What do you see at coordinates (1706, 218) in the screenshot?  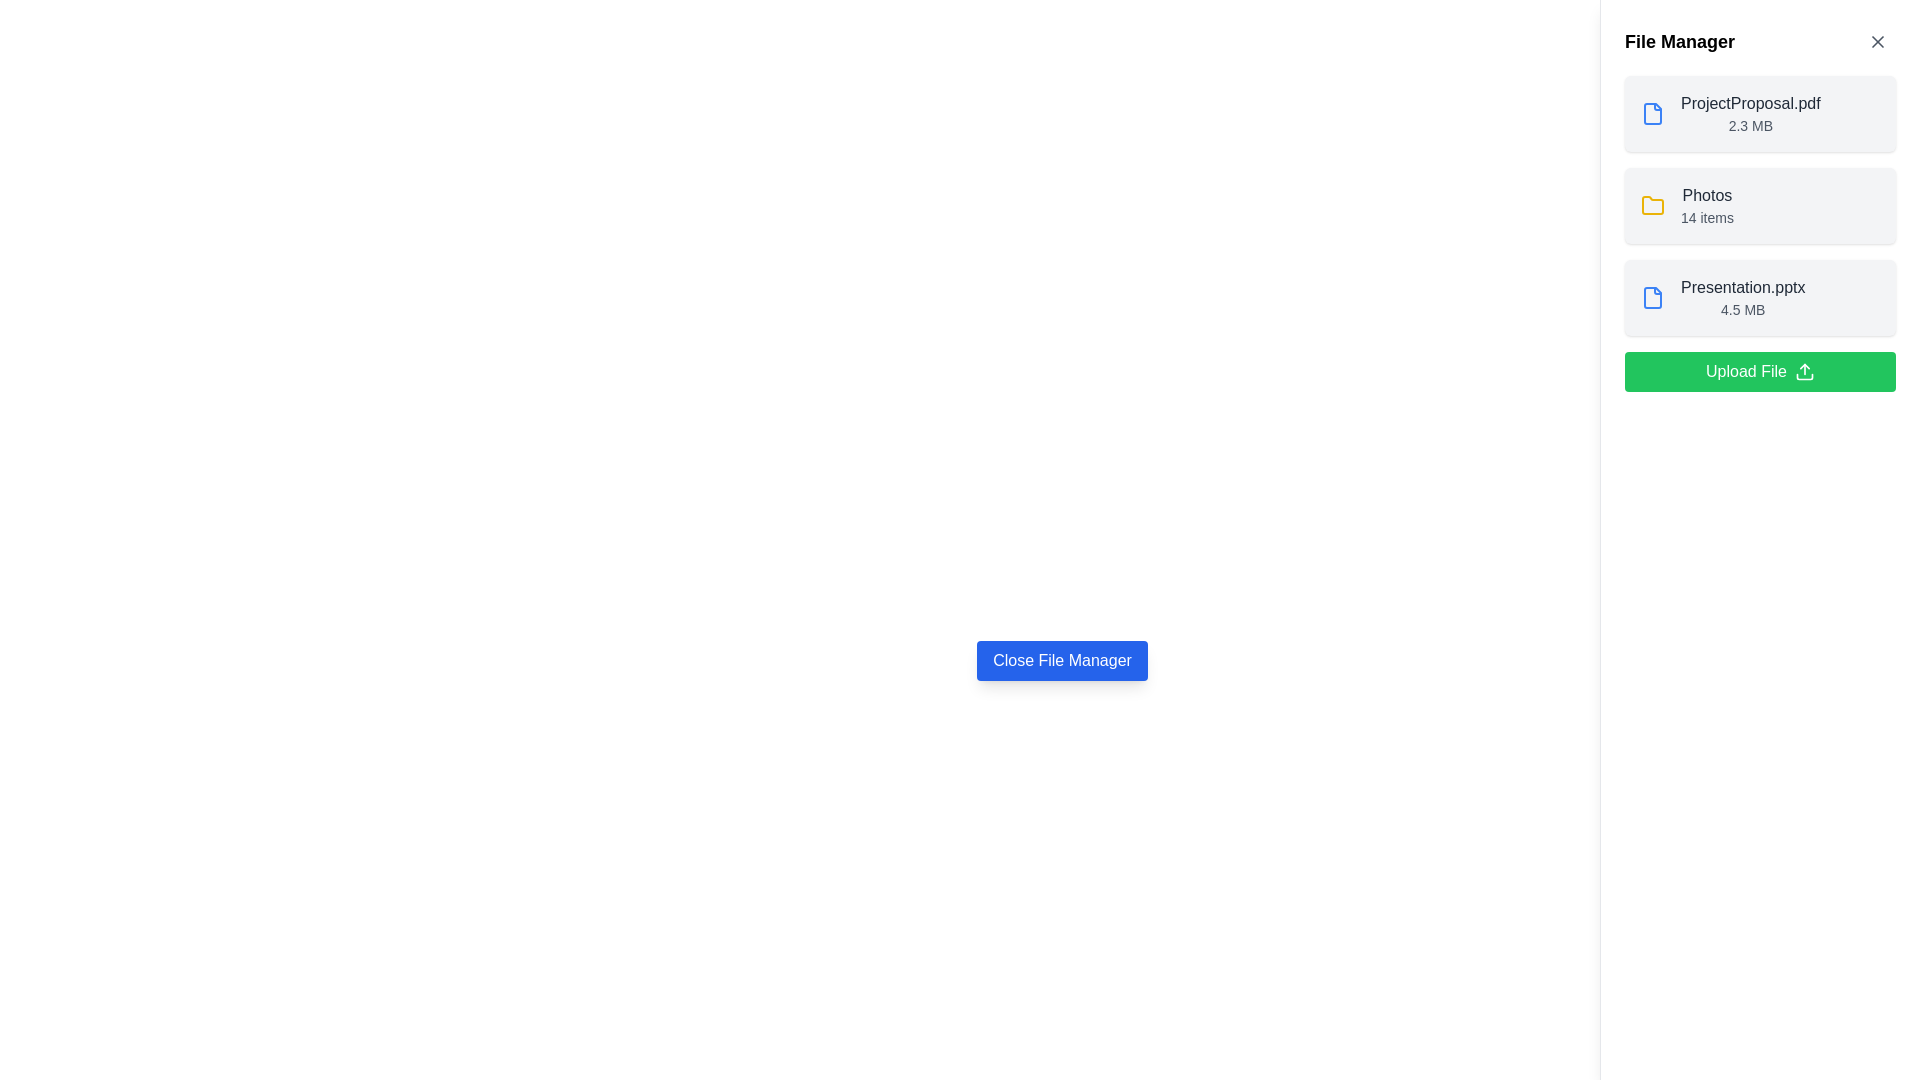 I see `the Text label indicating the number of items in the 'Photos' folder located below the 'Photos' folder in the 'File Manager' section` at bounding box center [1706, 218].